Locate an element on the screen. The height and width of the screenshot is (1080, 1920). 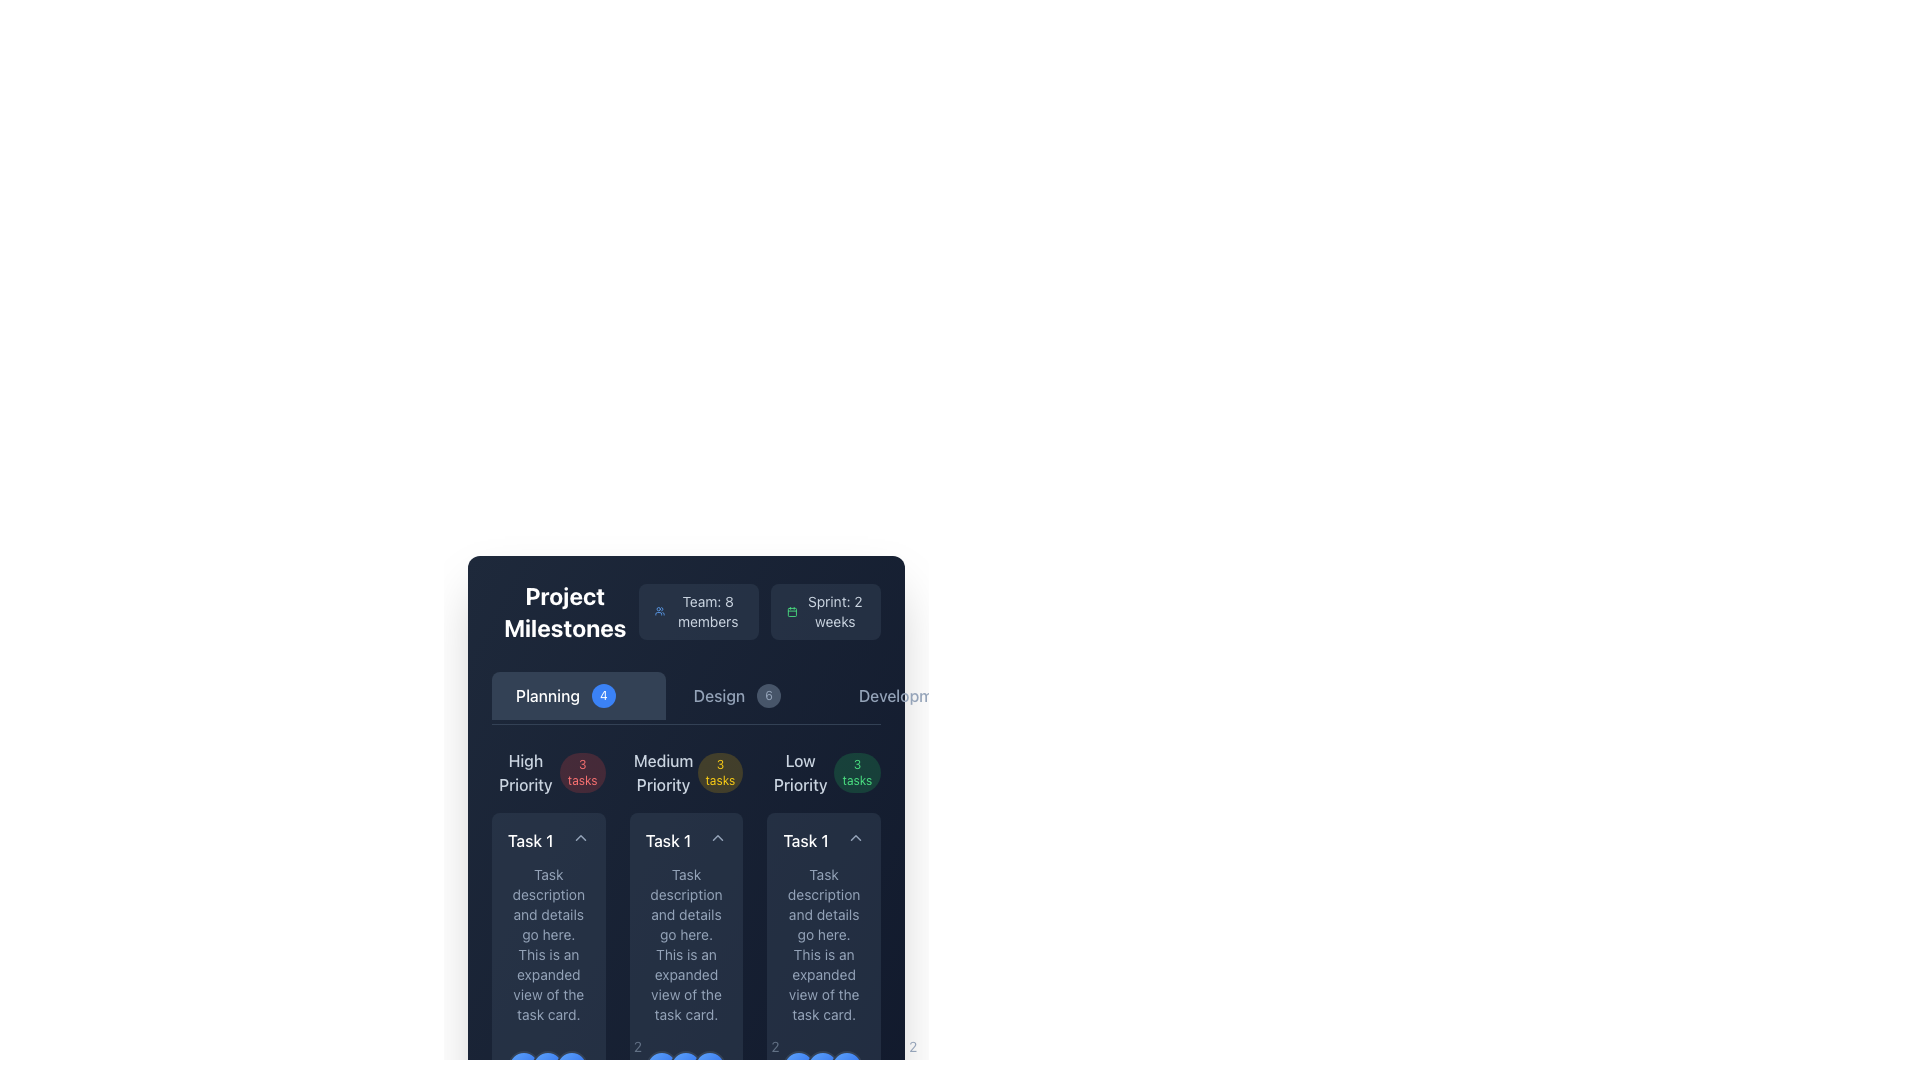
the text block providing context for the task in the leftmost 'High Priority' task card in the 'Planning' section of the 'Project Milestones' interface for accessibility purposes is located at coordinates (548, 945).